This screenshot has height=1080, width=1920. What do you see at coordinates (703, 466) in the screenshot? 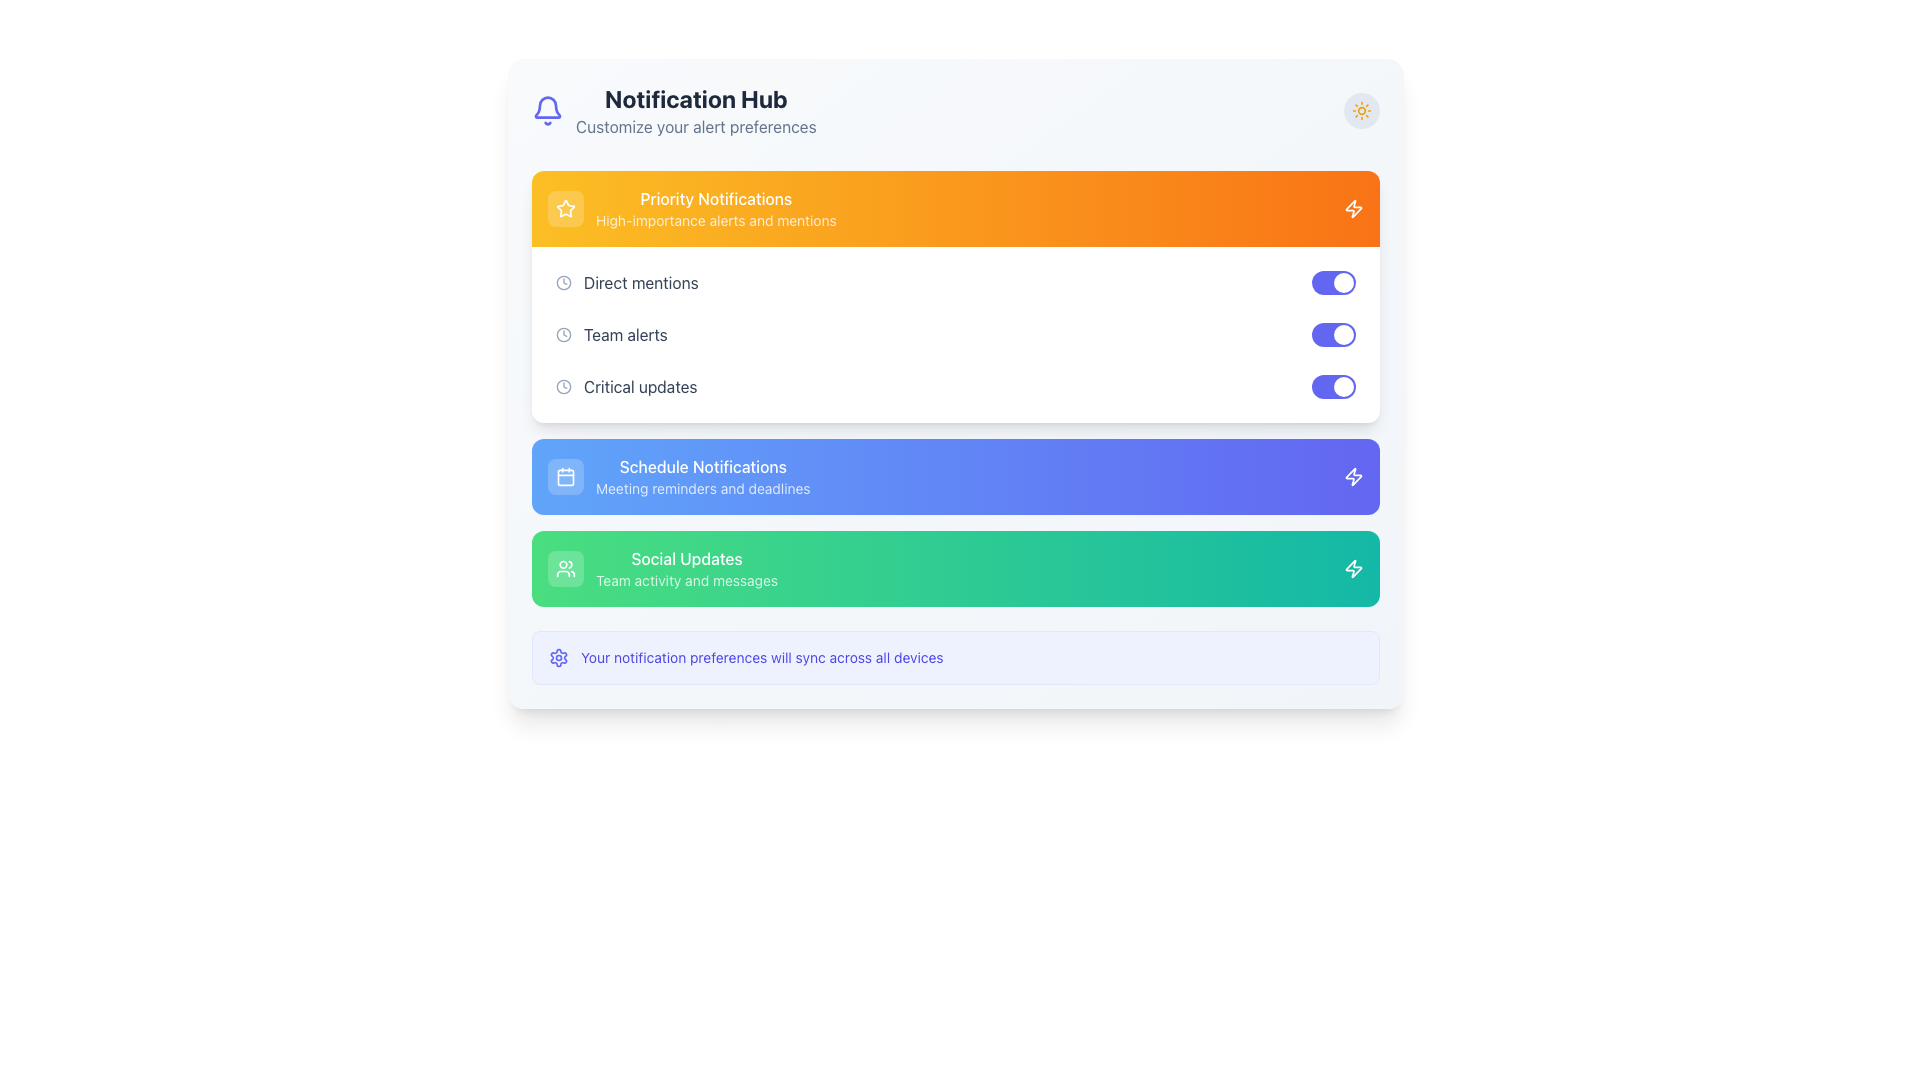
I see `the text label that indicates the scheduling notifications section in the notification settings, located beneath the 'Priority Notifications' and above 'Social Updates'` at bounding box center [703, 466].